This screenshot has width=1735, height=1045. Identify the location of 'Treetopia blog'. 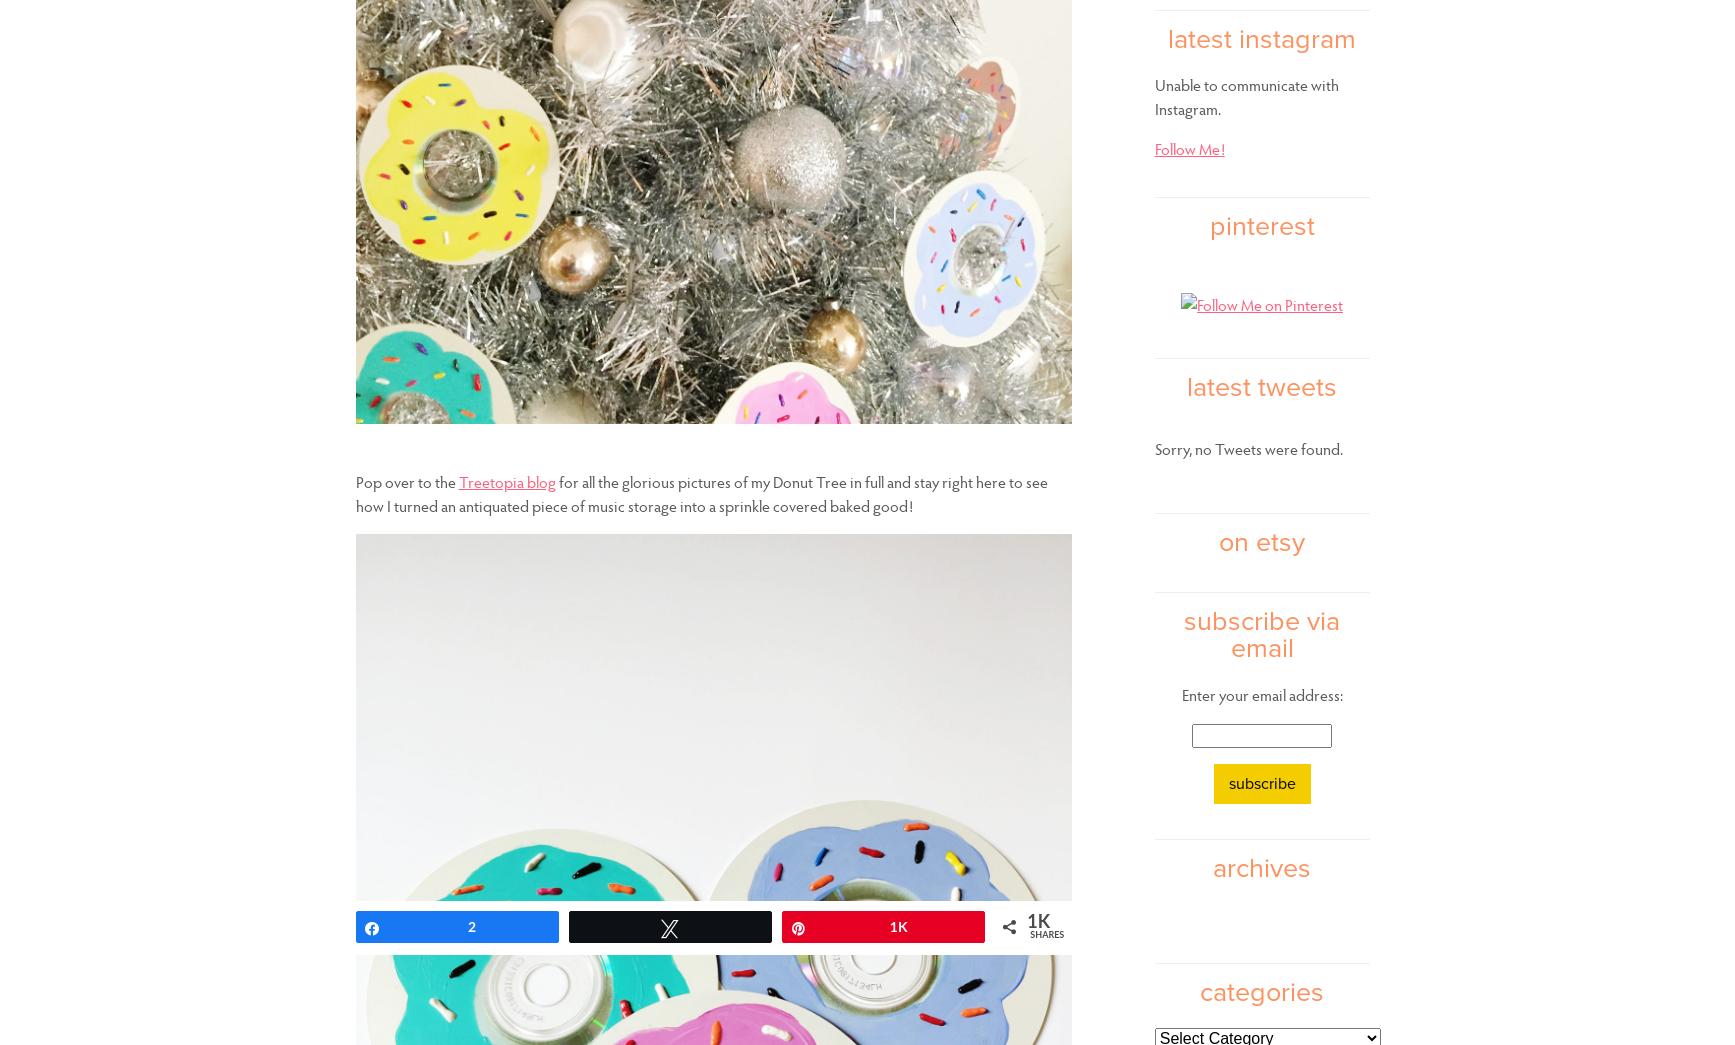
(506, 479).